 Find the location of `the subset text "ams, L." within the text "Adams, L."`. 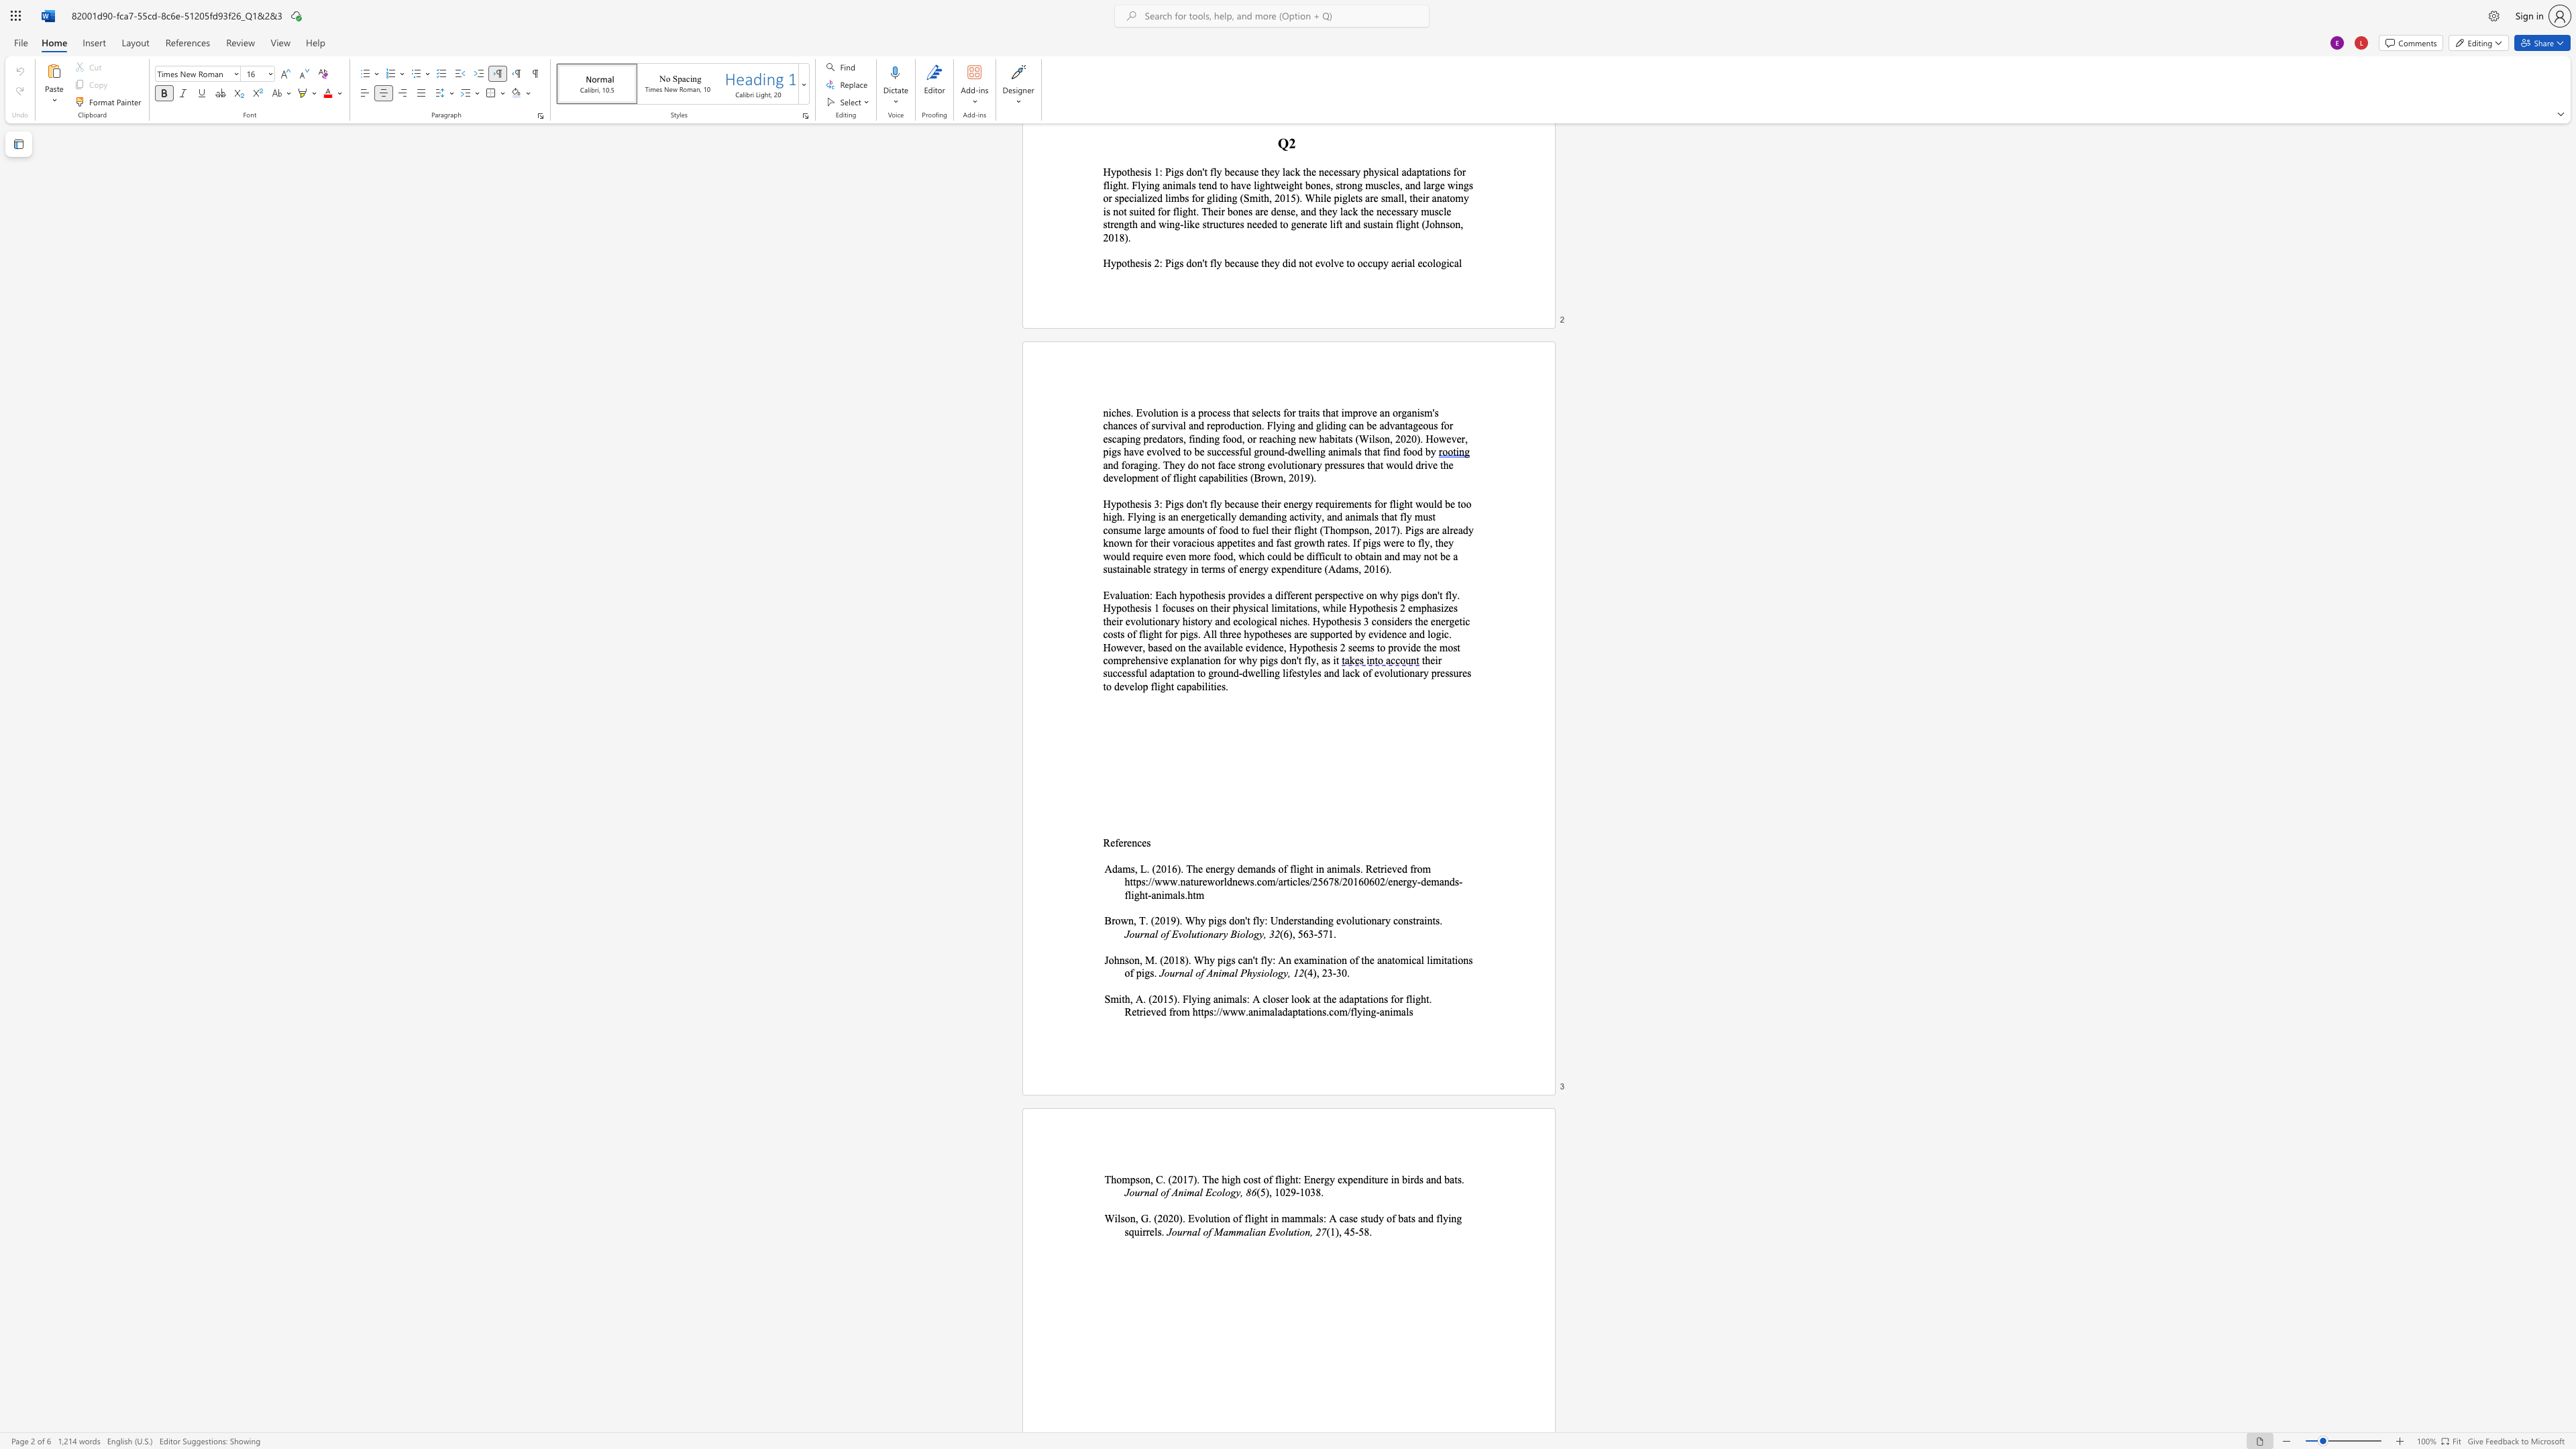

the subset text "ams, L." within the text "Adams, L." is located at coordinates (1118, 867).